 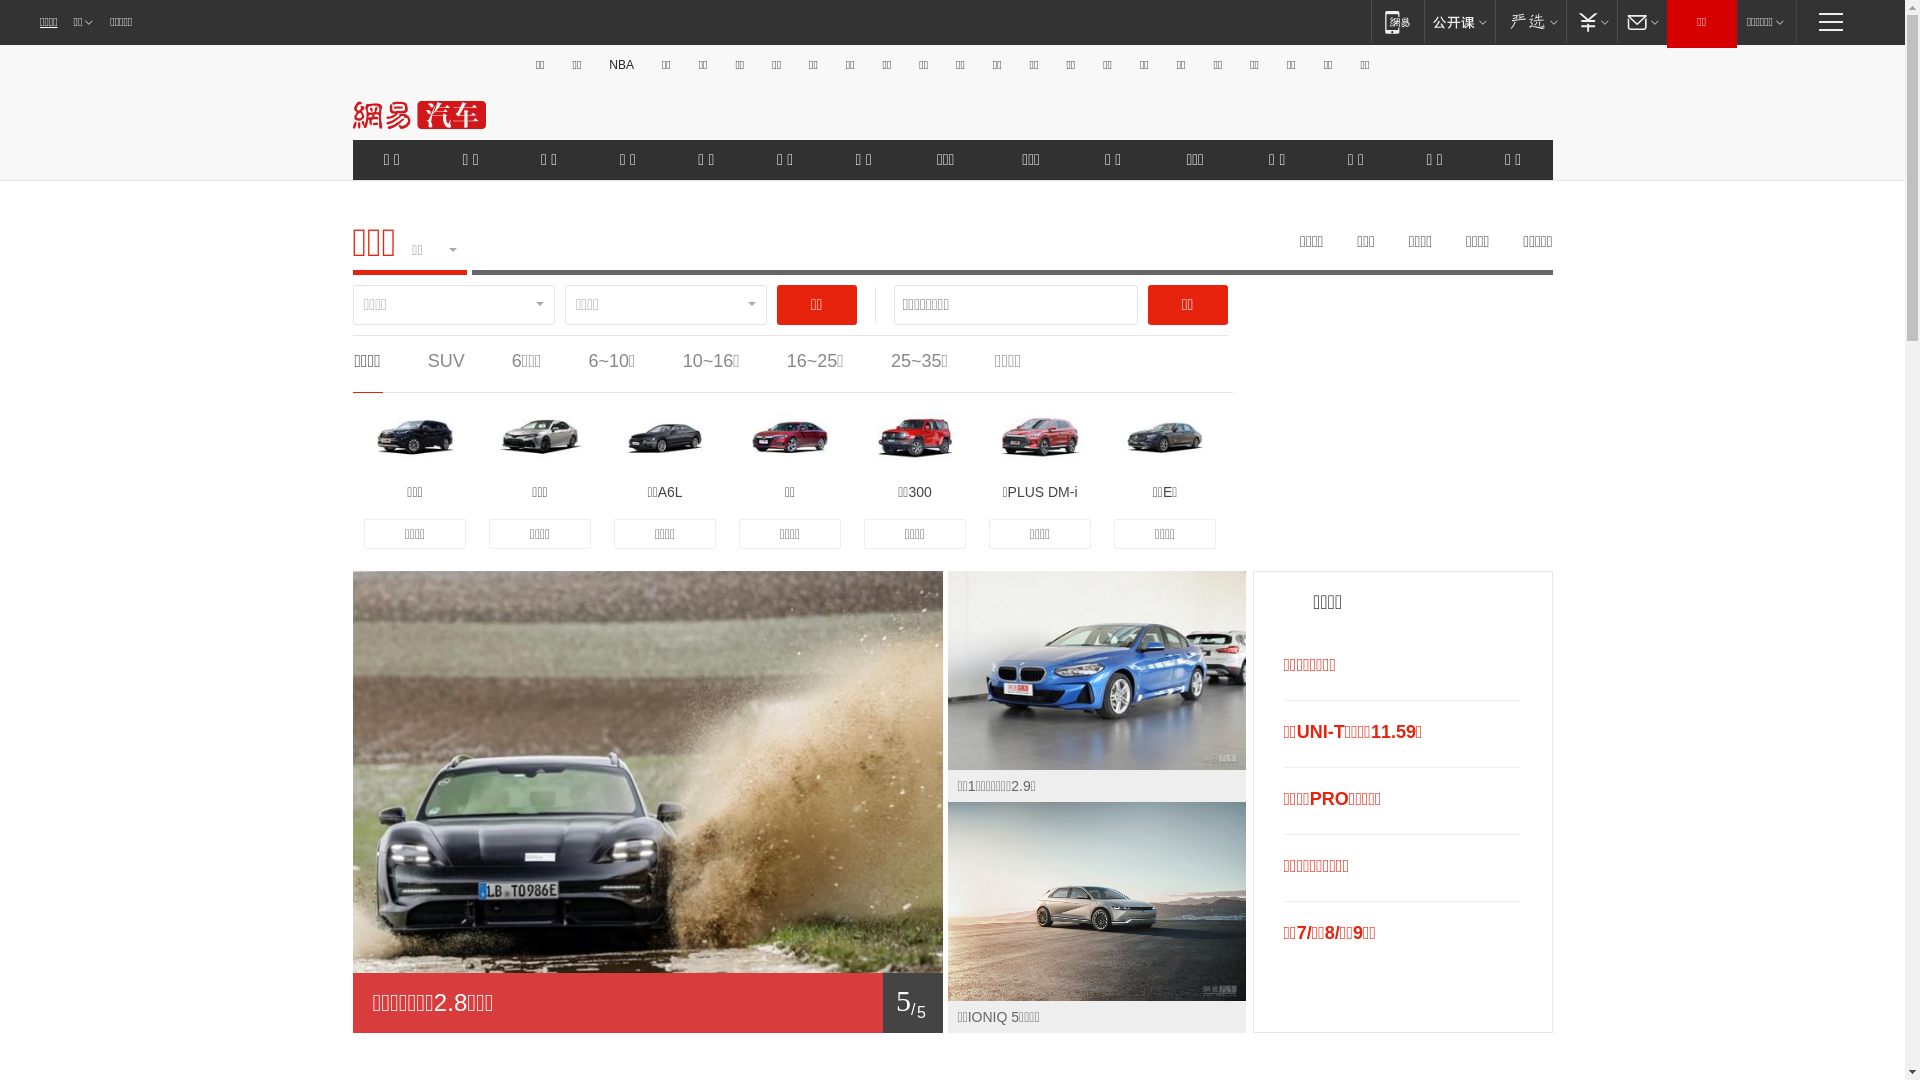 What do you see at coordinates (445, 361) in the screenshot?
I see `'SUV'` at bounding box center [445, 361].